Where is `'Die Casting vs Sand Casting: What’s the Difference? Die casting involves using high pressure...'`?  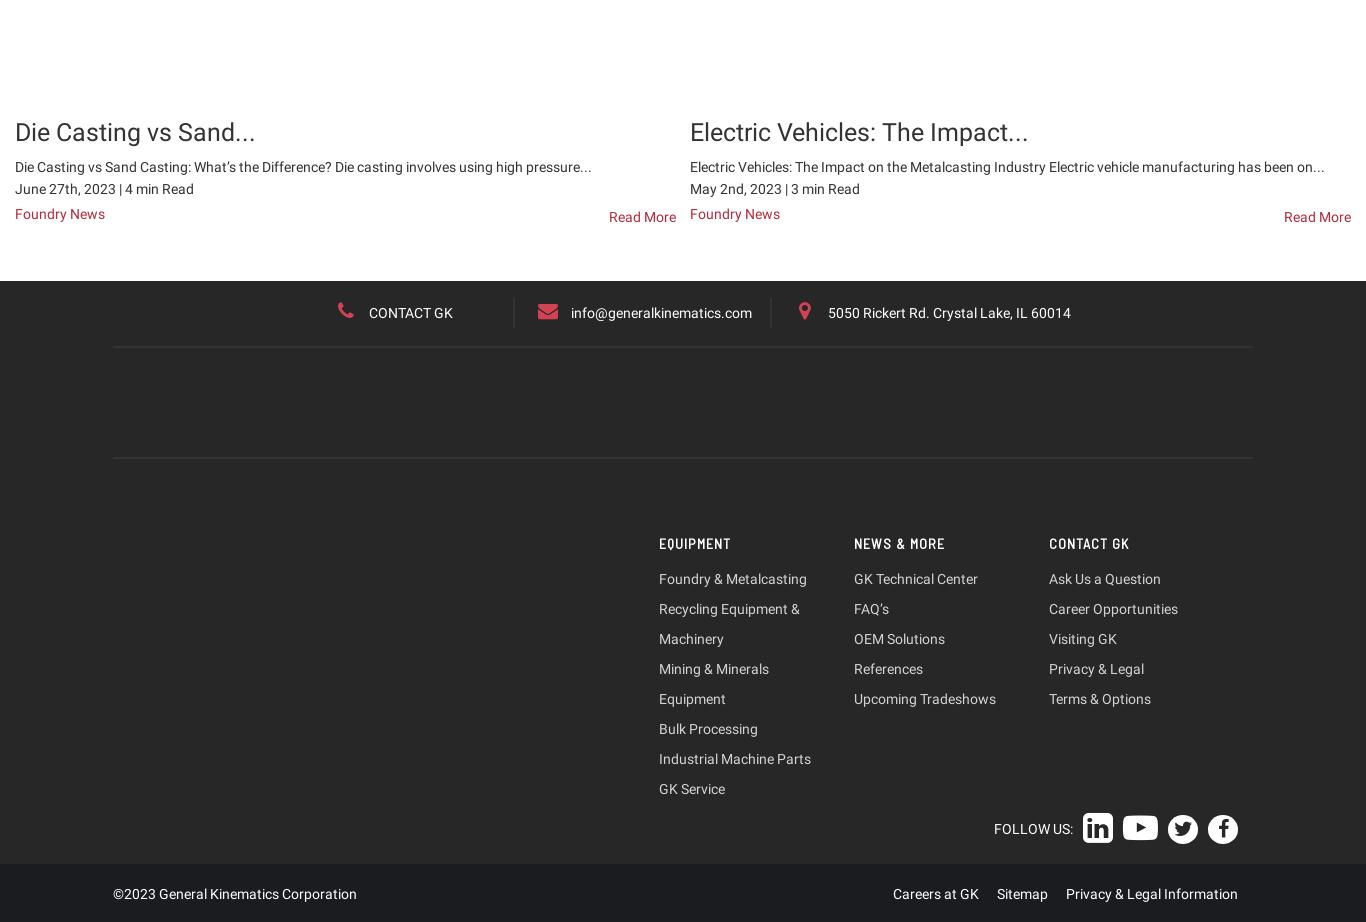 'Die Casting vs Sand Casting: What’s the Difference? Die casting involves using high pressure...' is located at coordinates (303, 165).